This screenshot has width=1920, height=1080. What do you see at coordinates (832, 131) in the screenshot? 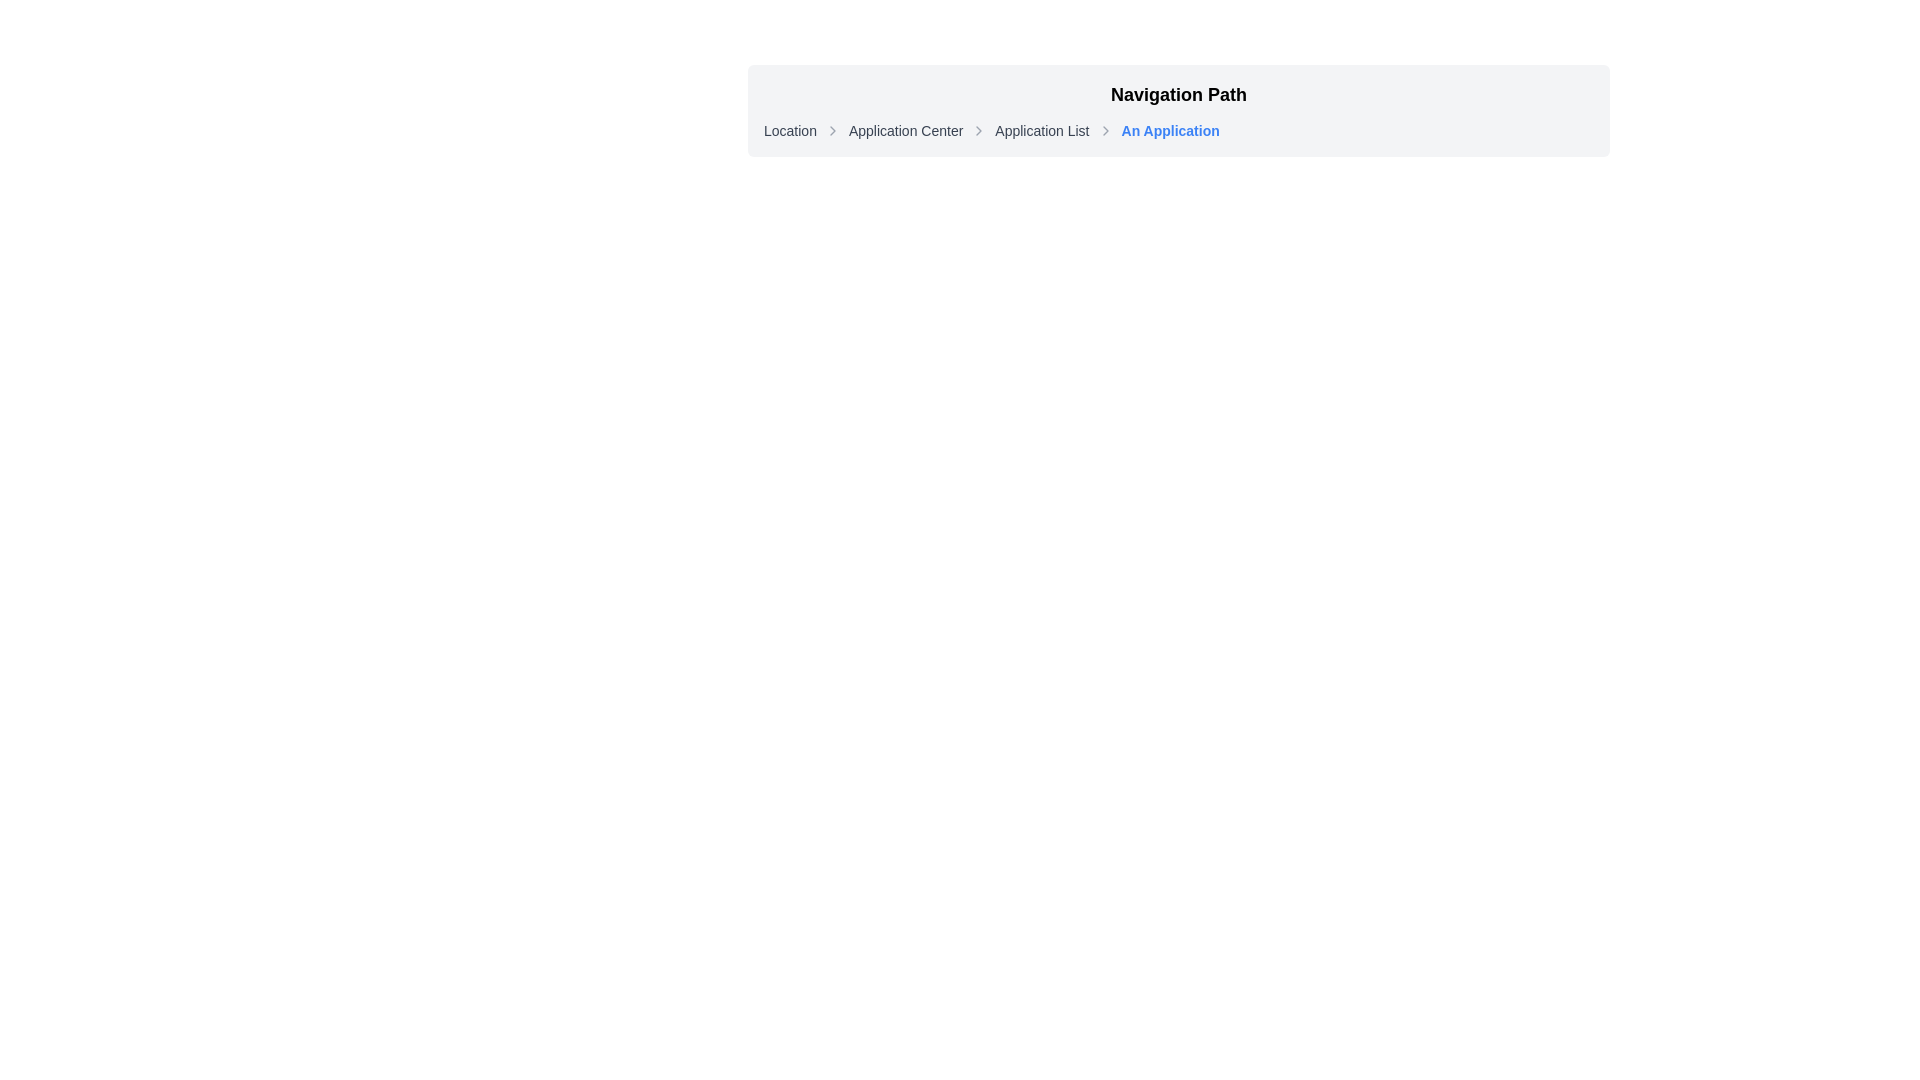
I see `the right-facing chevron icon located between the 'Location' and 'Application Center' text links in the breadcrumb navigation bar` at bounding box center [832, 131].